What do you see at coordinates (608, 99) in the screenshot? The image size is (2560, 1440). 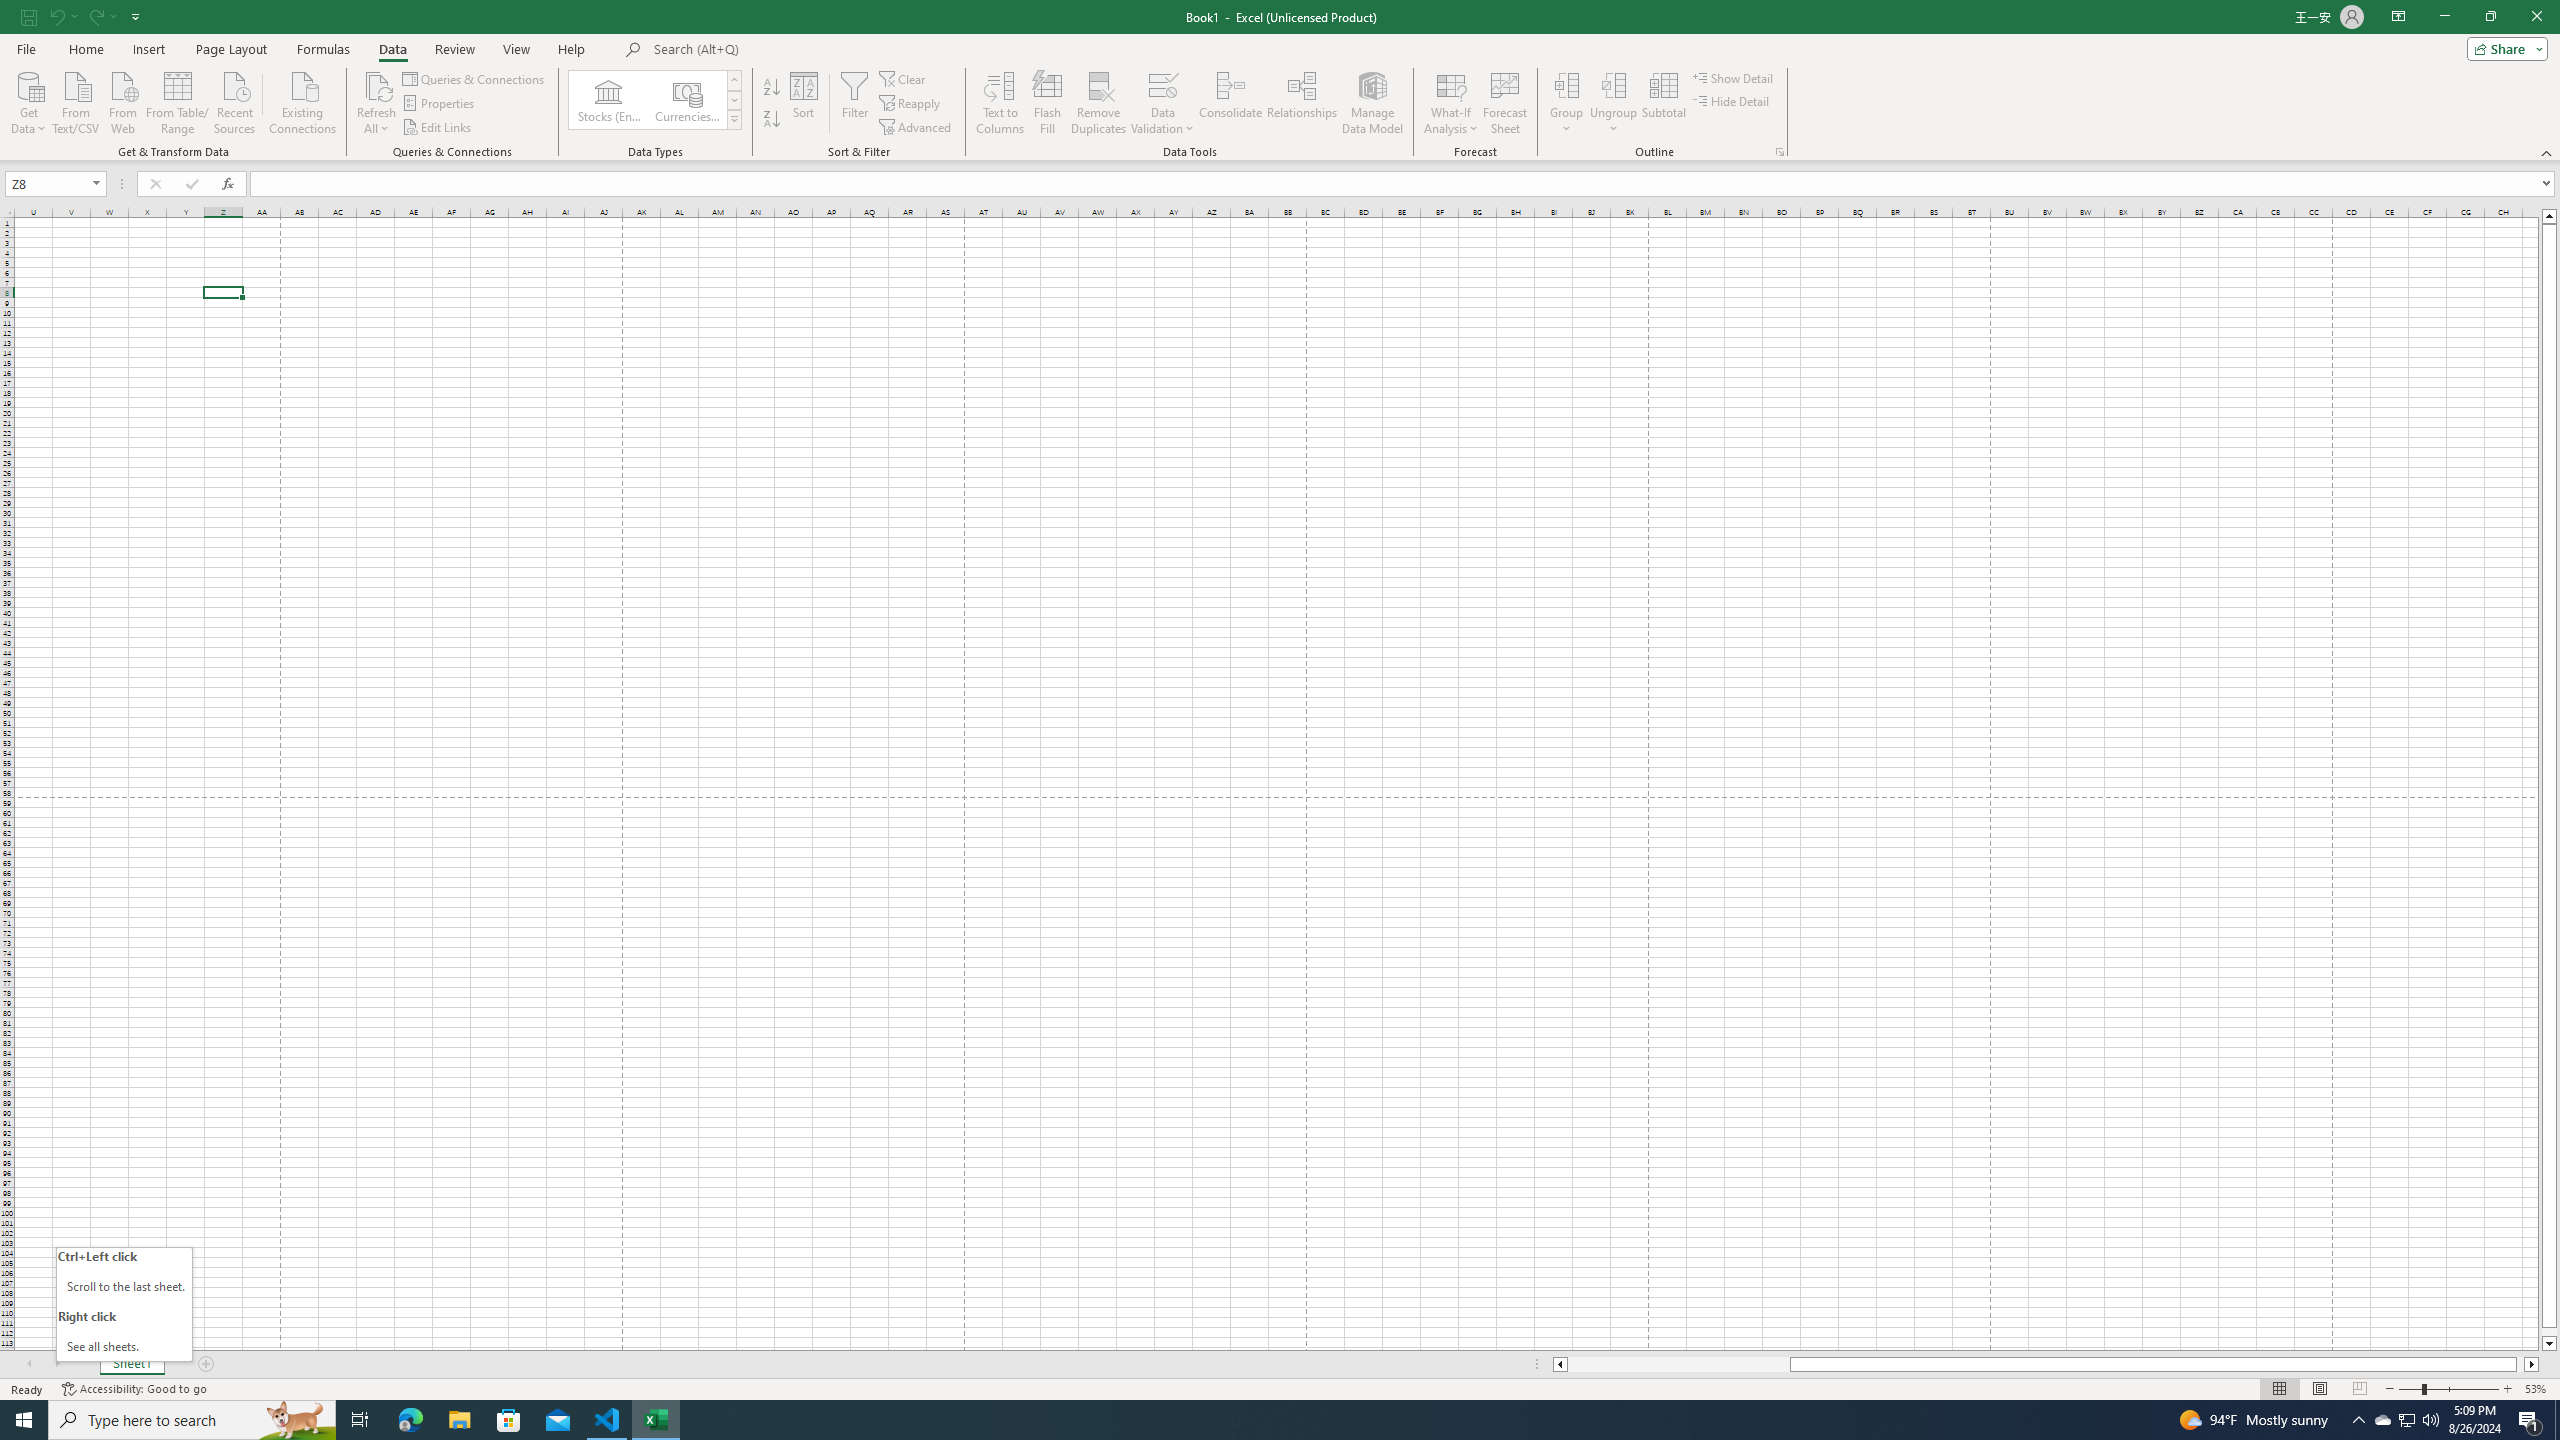 I see `'Stocks (English)'` at bounding box center [608, 99].